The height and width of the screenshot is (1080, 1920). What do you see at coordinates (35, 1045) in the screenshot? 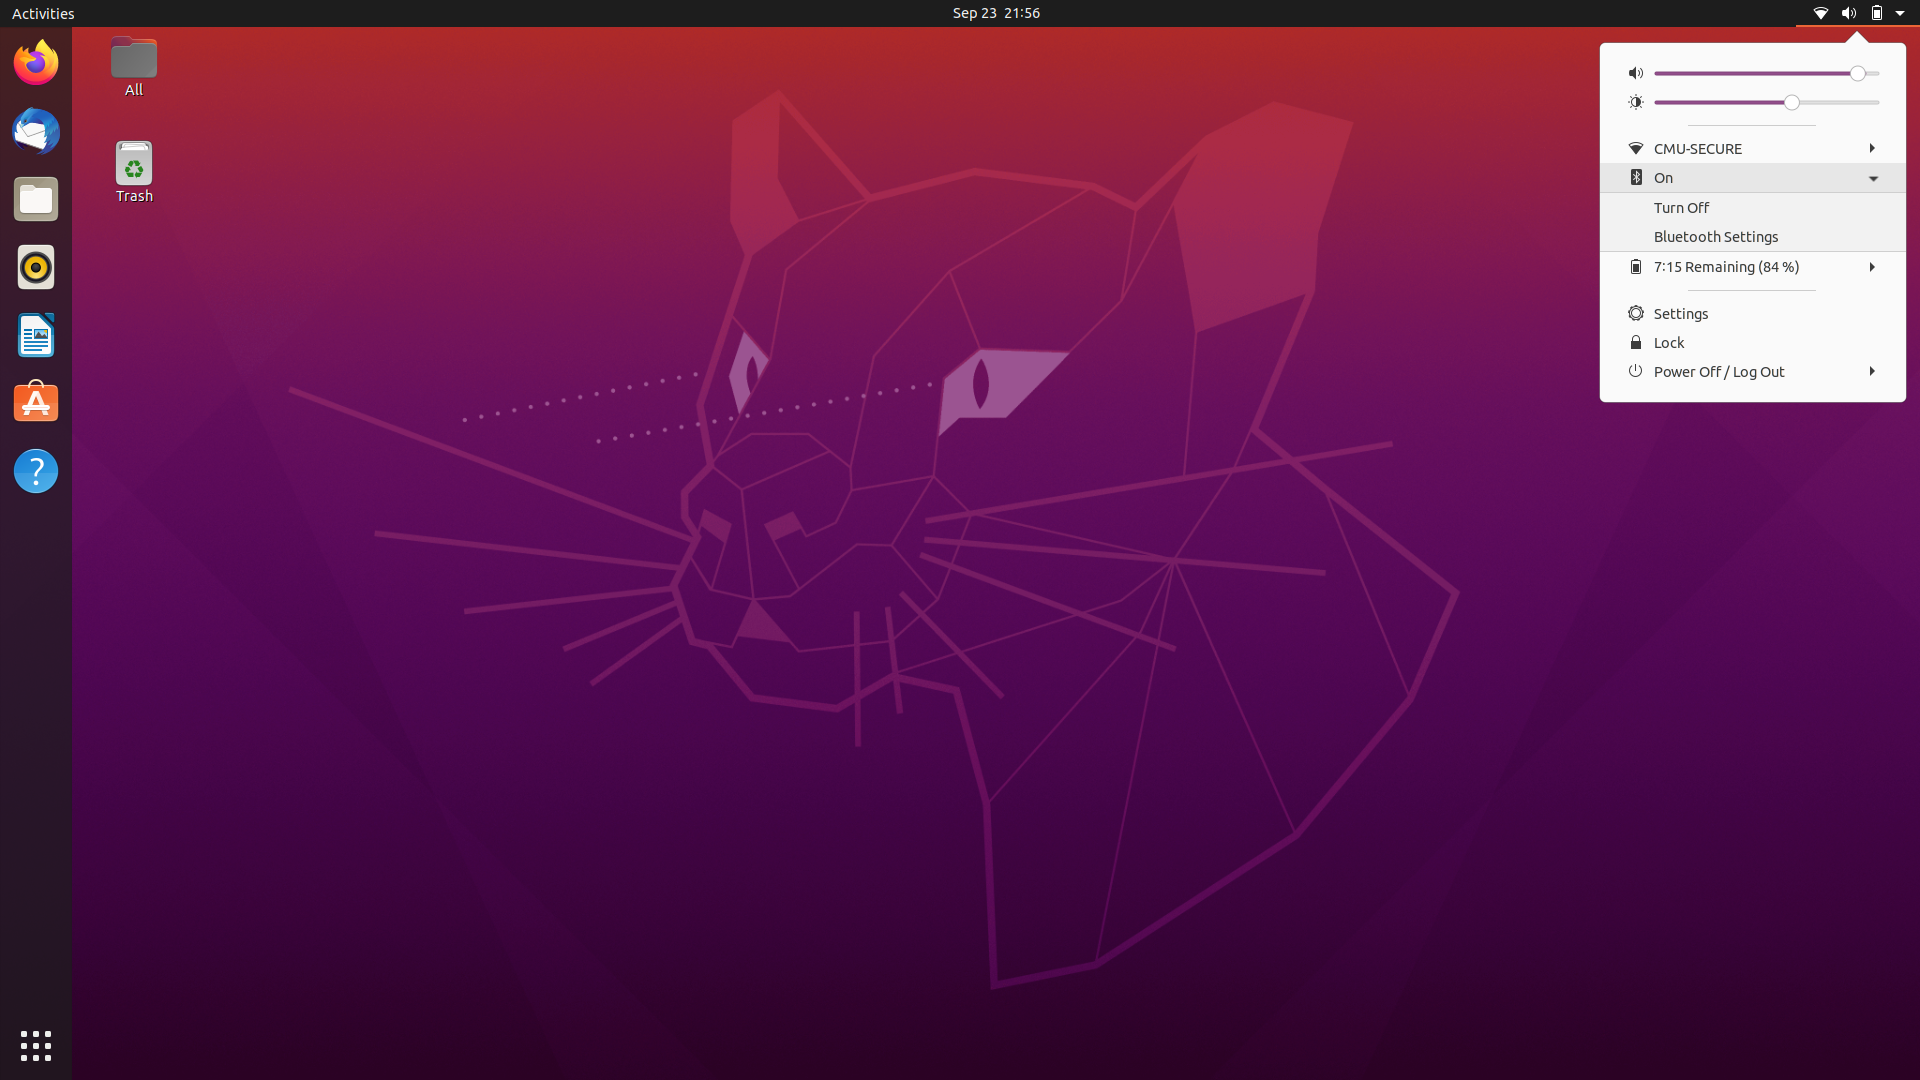
I see `Start All Applications` at bounding box center [35, 1045].